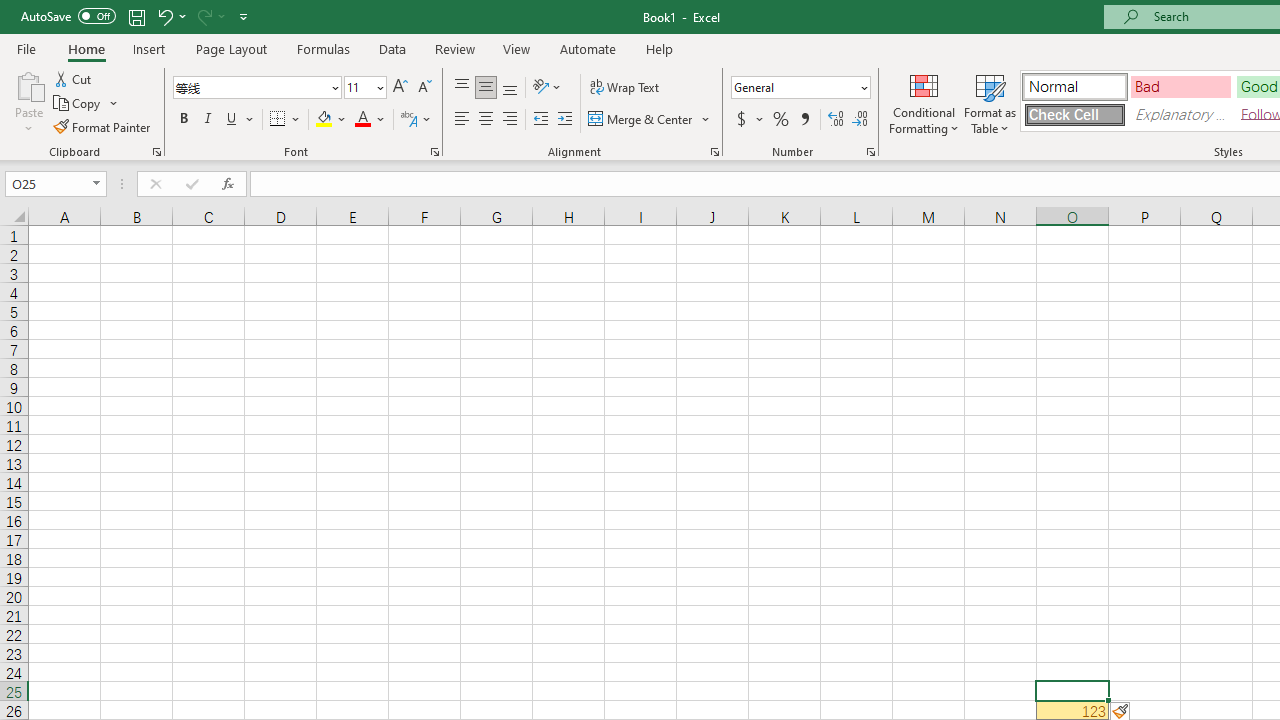 This screenshot has width=1280, height=720. Describe the element at coordinates (650, 119) in the screenshot. I see `'Merge & Center'` at that location.